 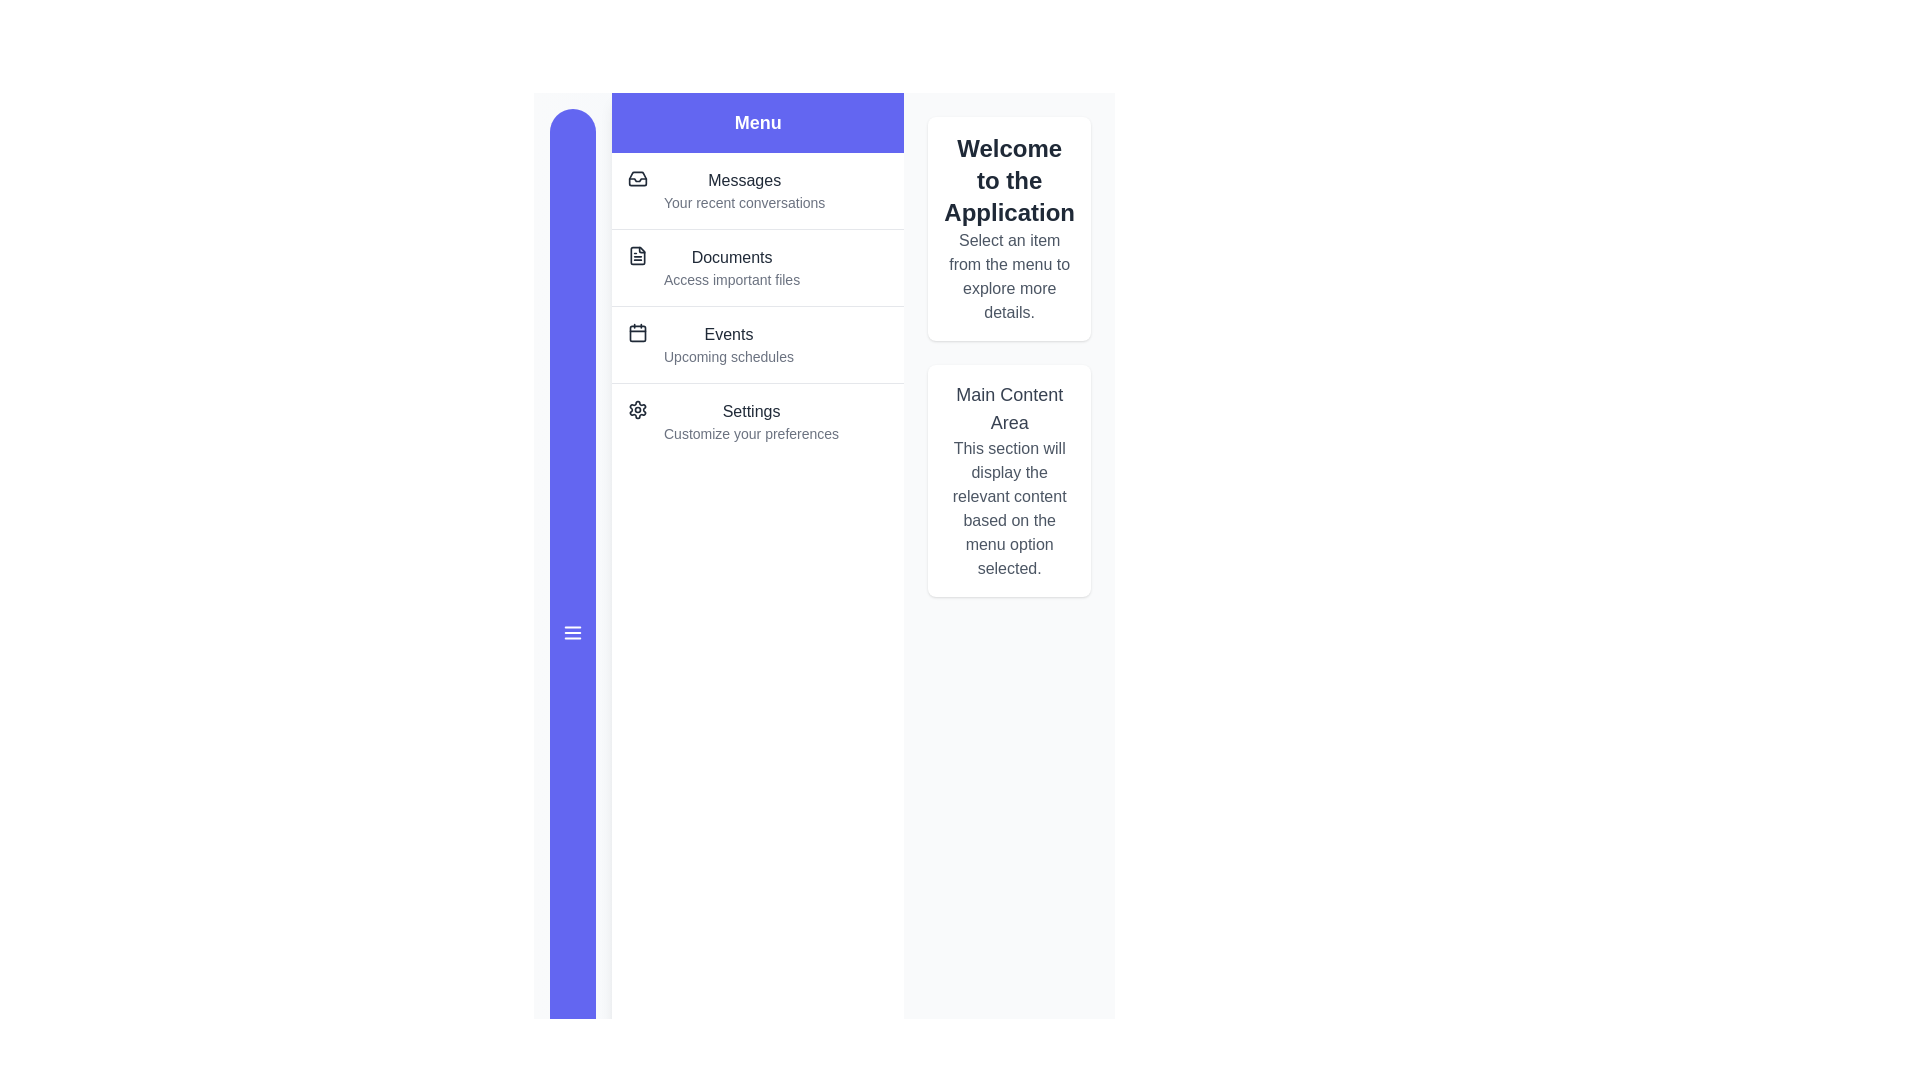 What do you see at coordinates (757, 420) in the screenshot?
I see `the menu item Settings from the drawer menu` at bounding box center [757, 420].